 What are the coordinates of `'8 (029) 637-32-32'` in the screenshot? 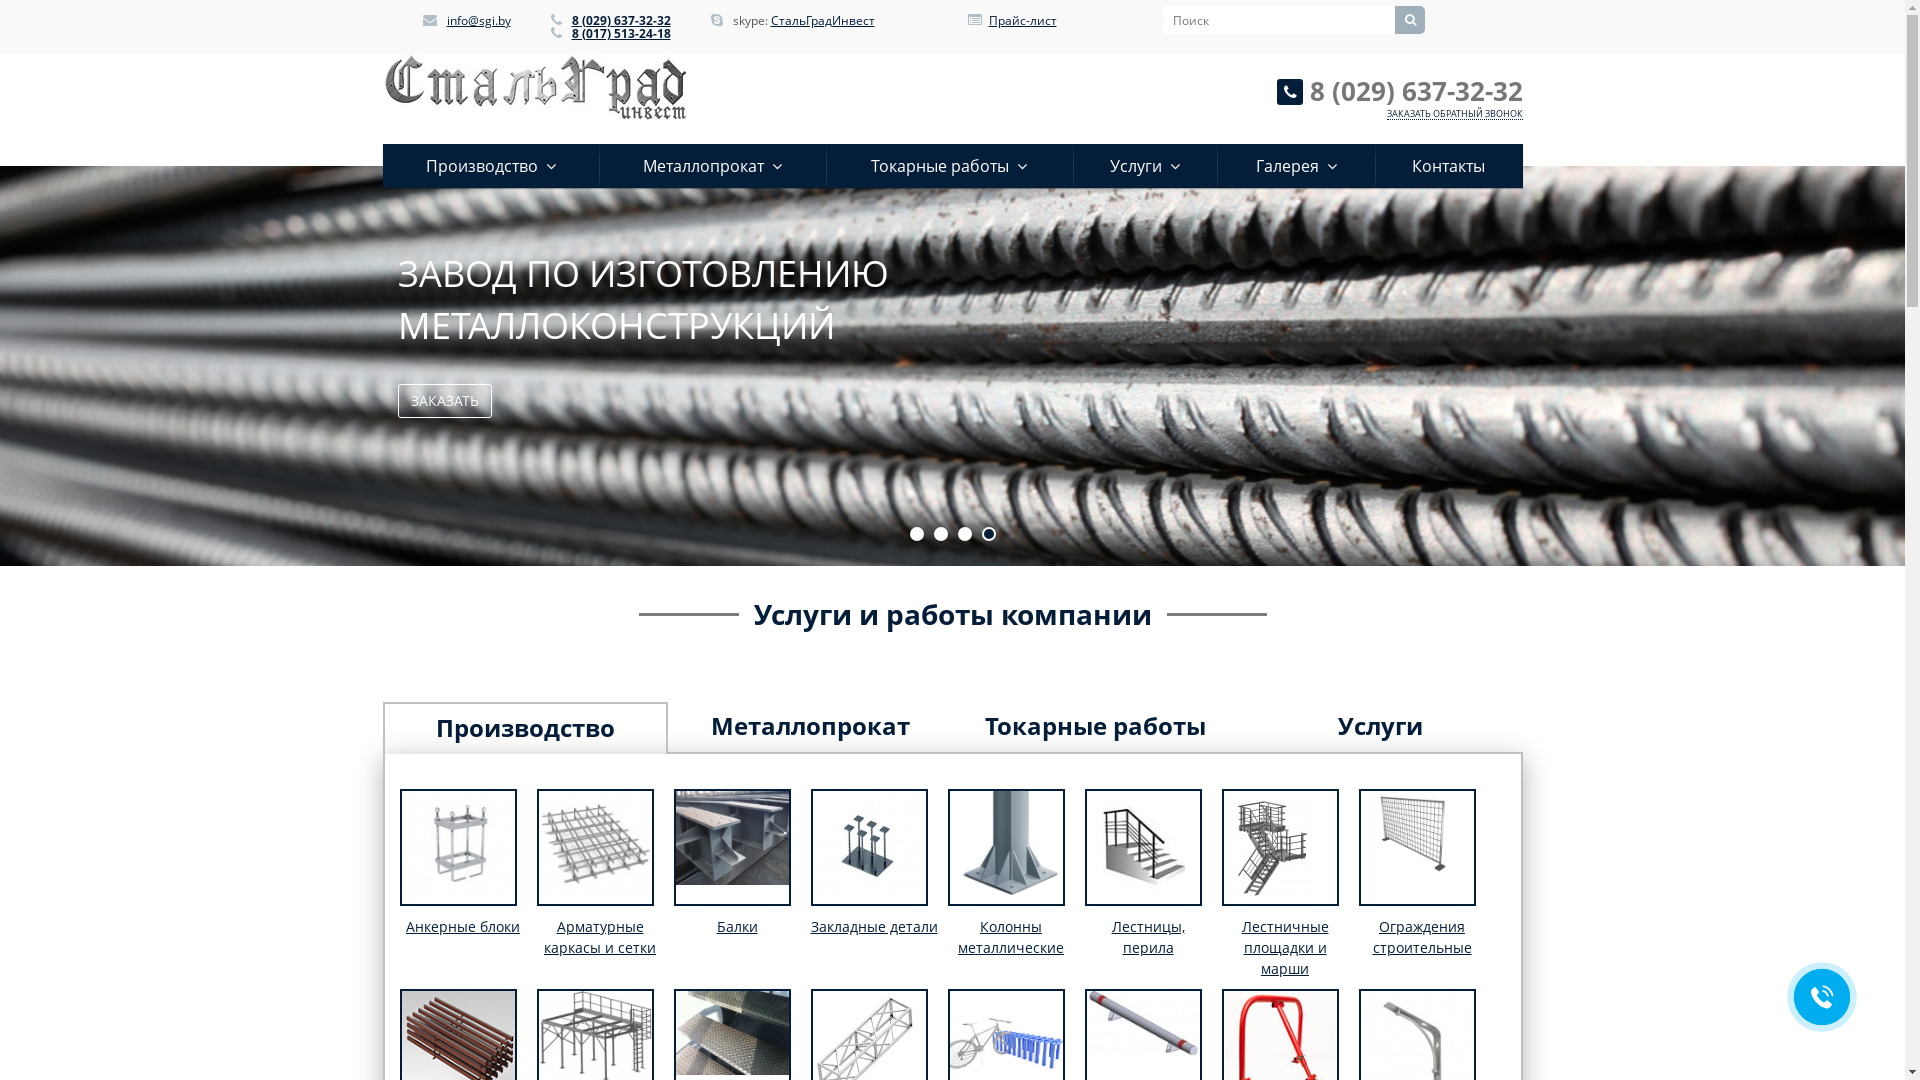 It's located at (1415, 91).